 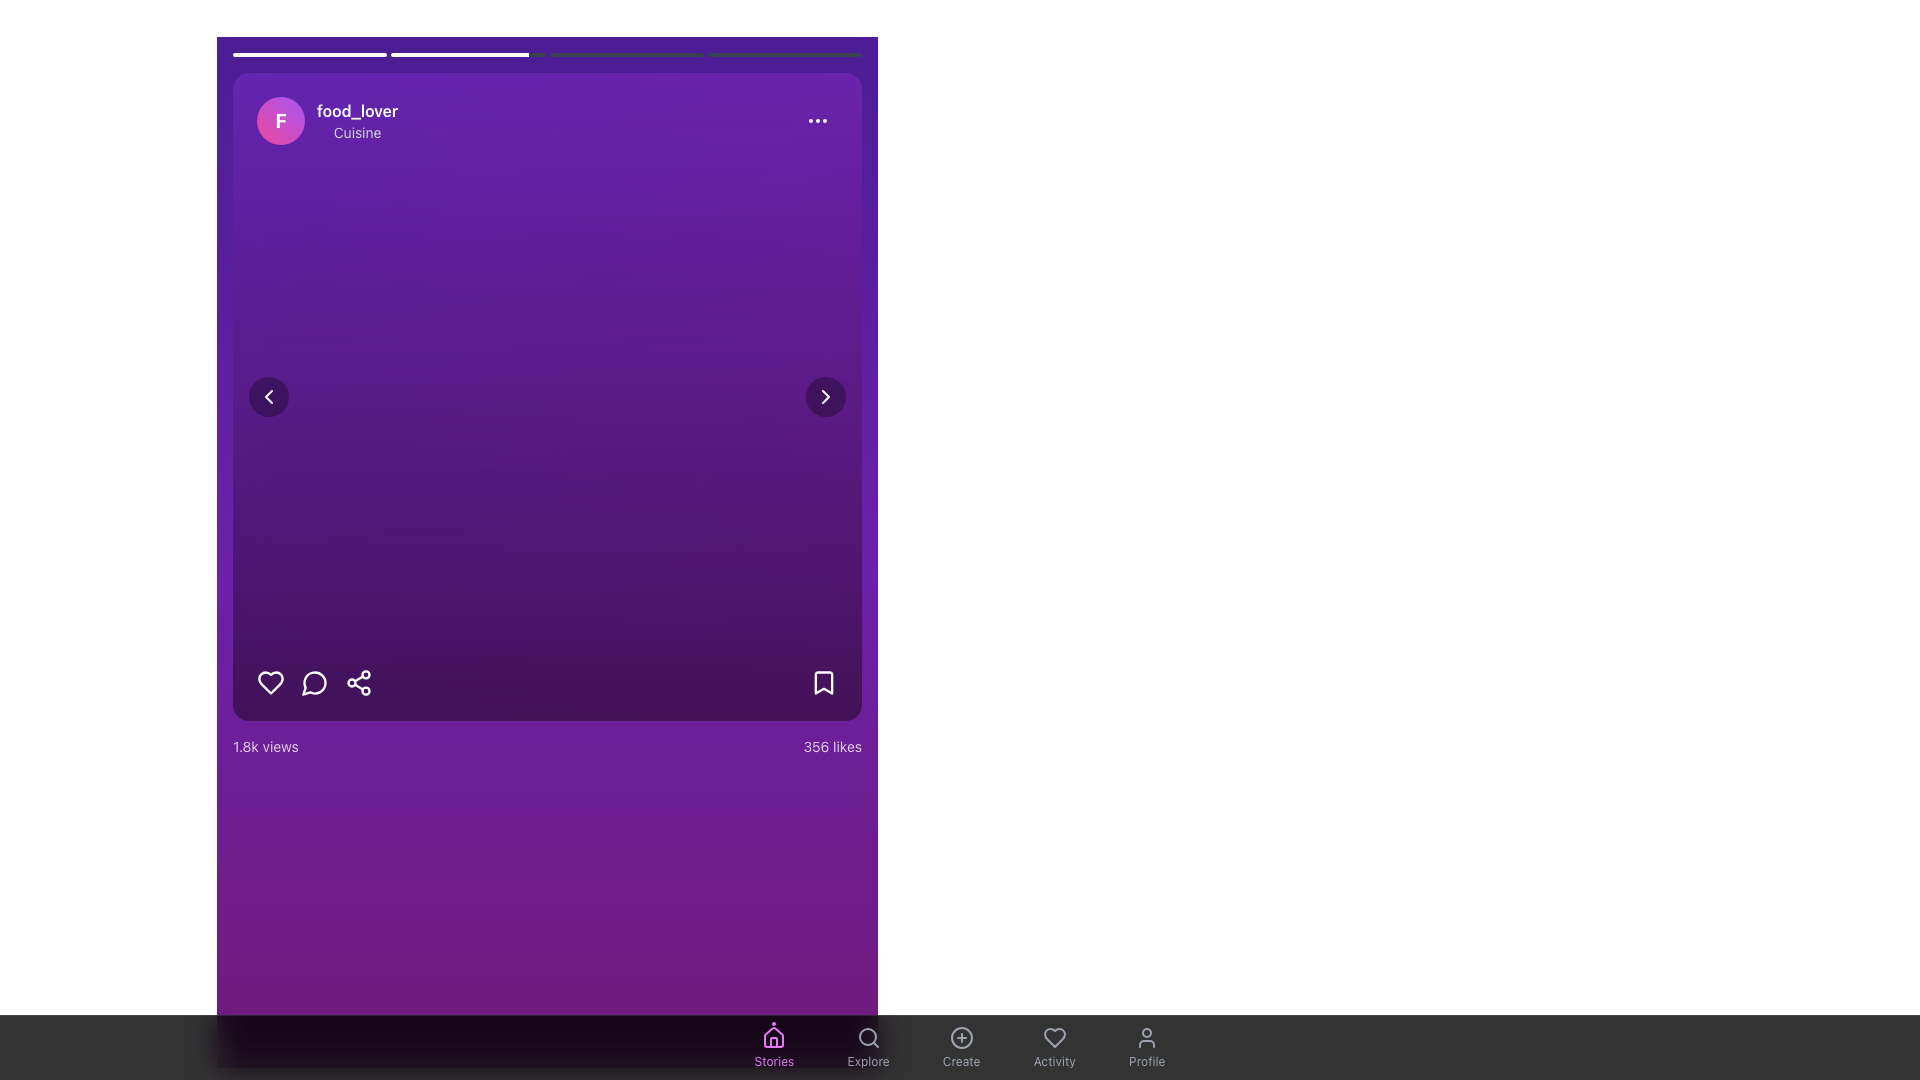 I want to click on the inner circle of the search icon in the 'Explore' button located in the bottom navigation bar, so click(x=867, y=1036).